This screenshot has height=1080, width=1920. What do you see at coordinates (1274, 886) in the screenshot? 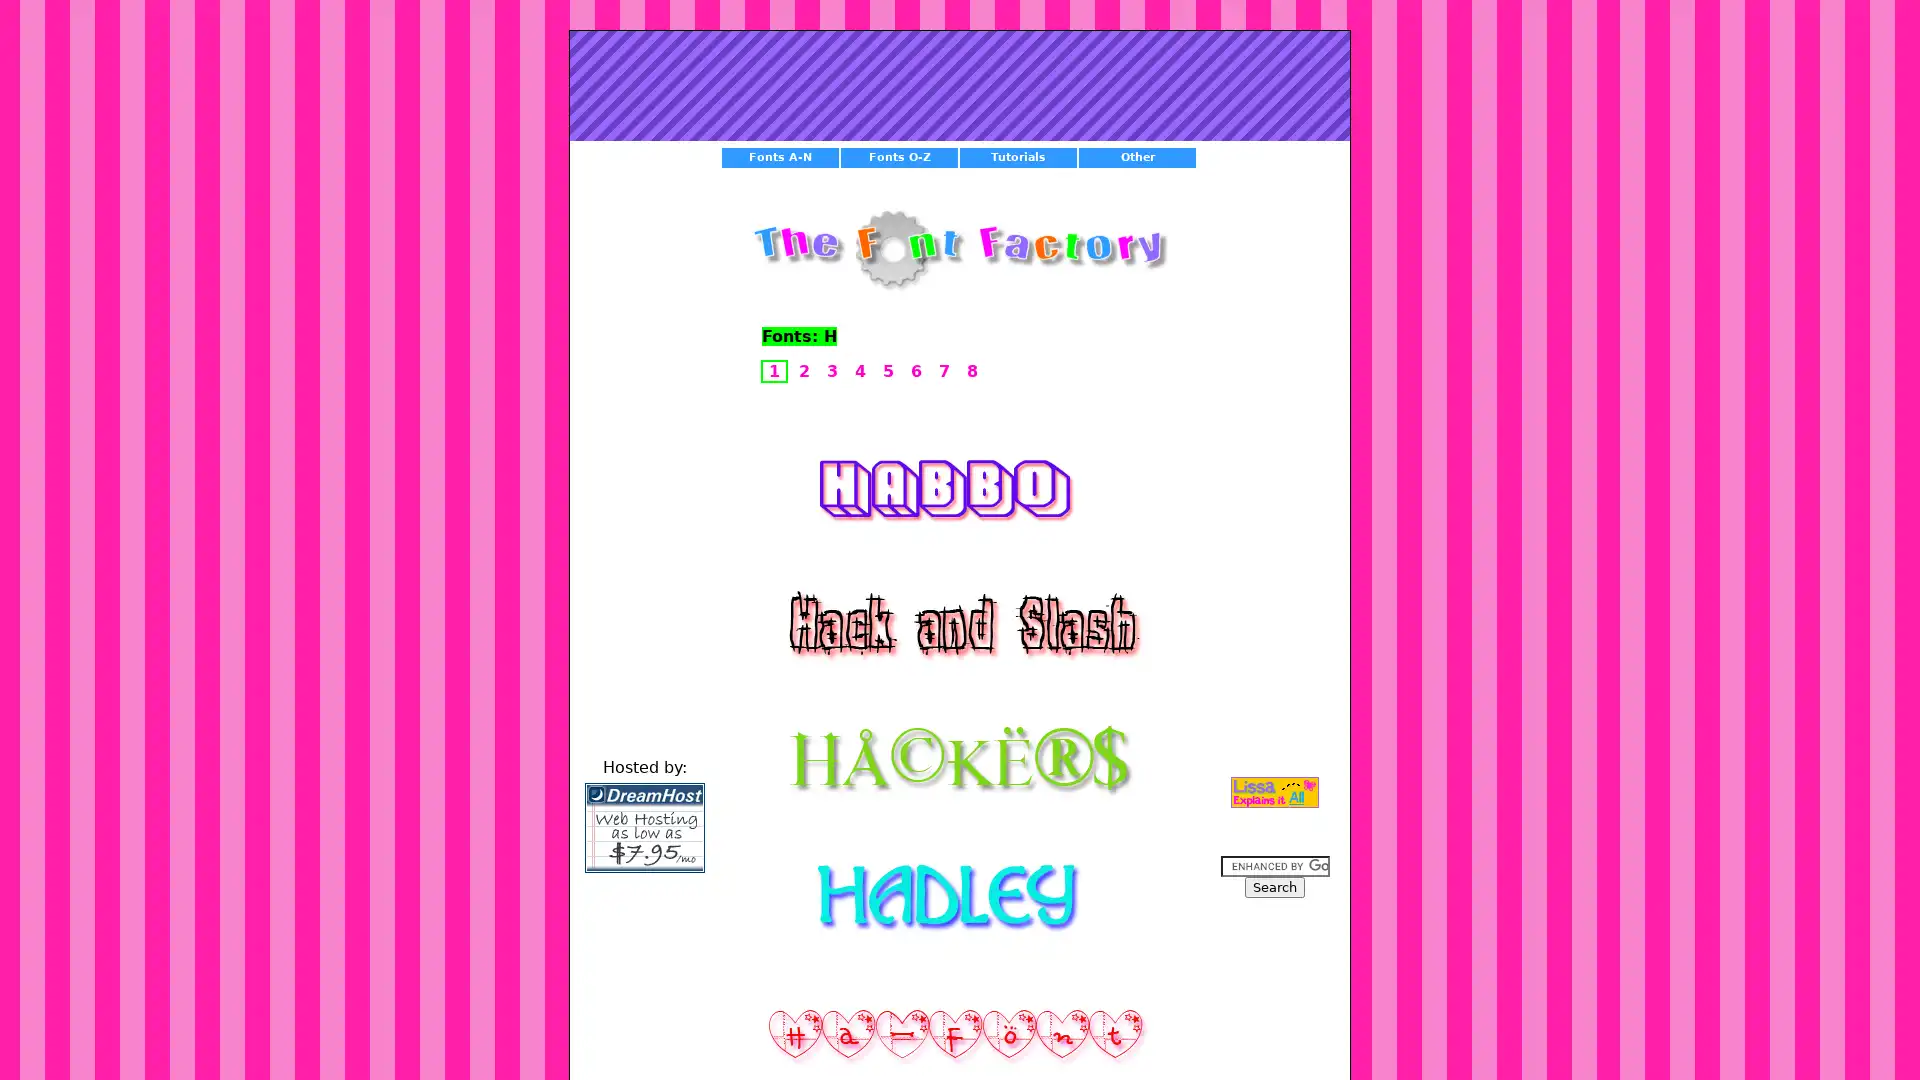
I see `Search` at bounding box center [1274, 886].